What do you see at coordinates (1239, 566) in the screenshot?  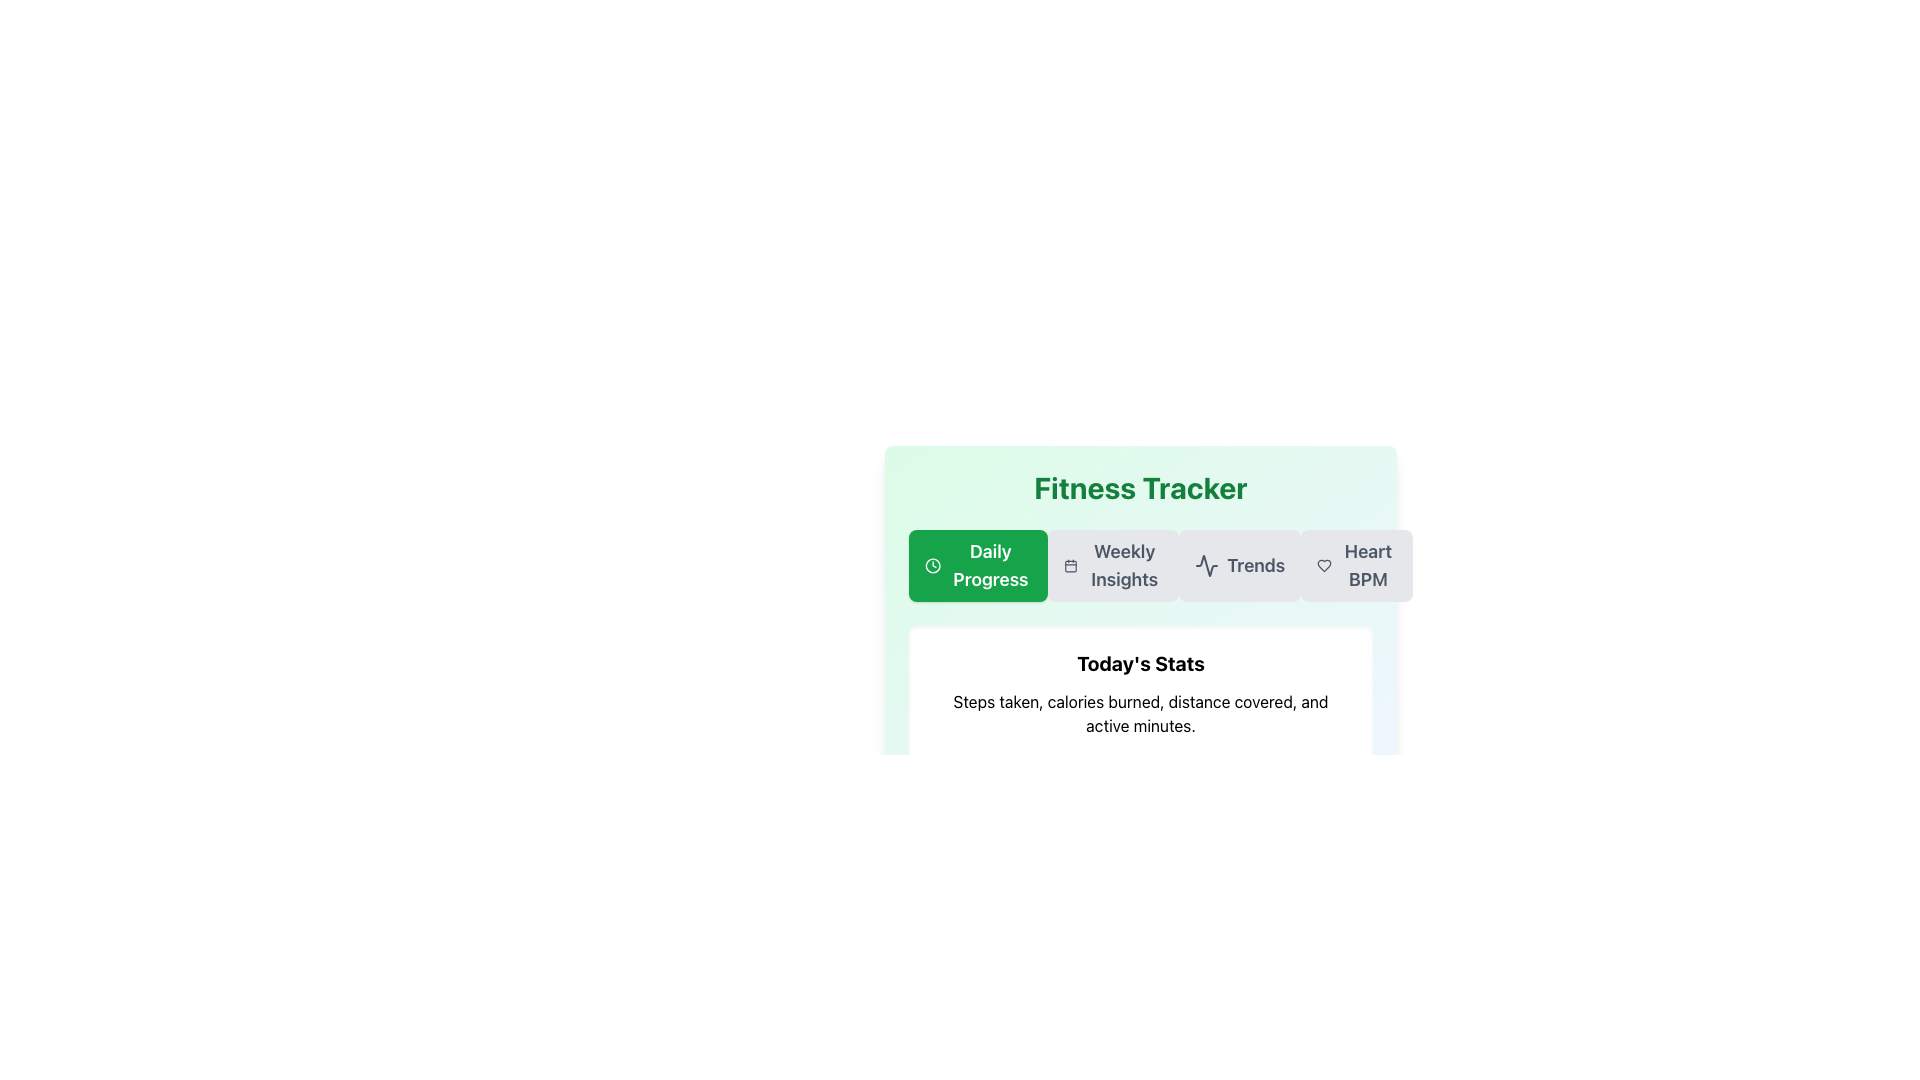 I see `the 'Trends' button, which has a gray background and a heartbeat graph icon` at bounding box center [1239, 566].